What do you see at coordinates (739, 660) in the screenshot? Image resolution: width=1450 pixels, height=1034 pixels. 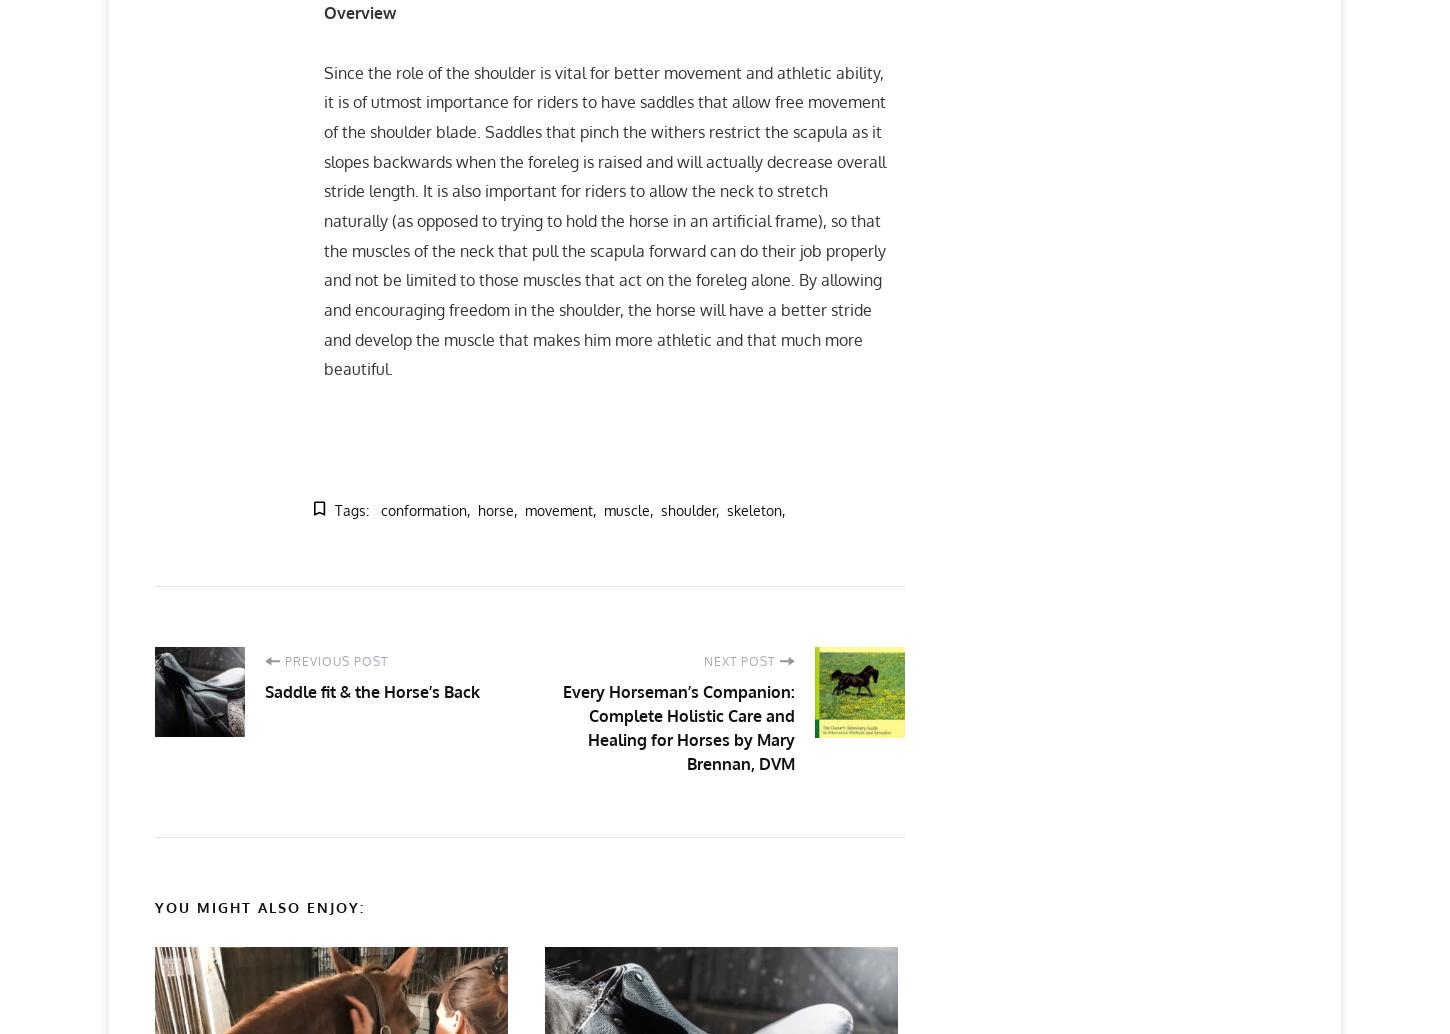 I see `'Next Post'` at bounding box center [739, 660].